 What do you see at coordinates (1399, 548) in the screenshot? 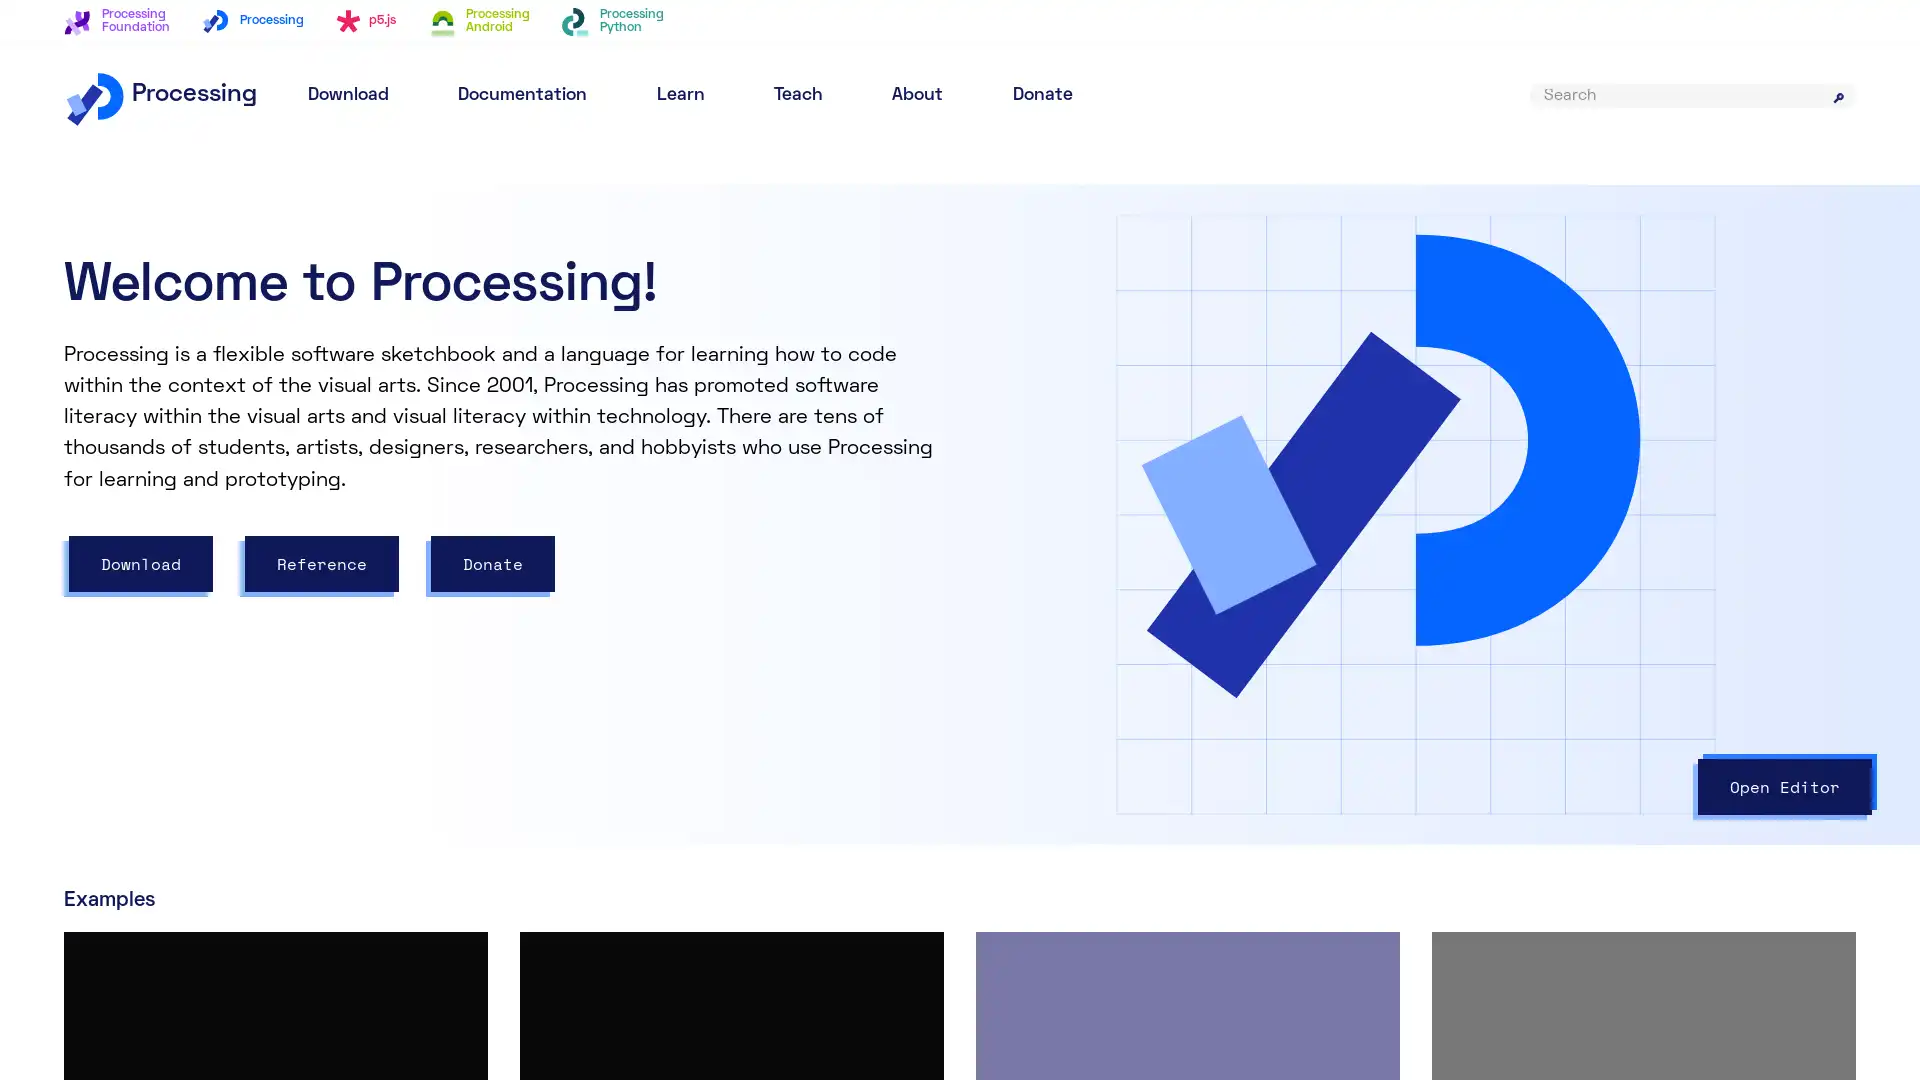
I see `change position` at bounding box center [1399, 548].